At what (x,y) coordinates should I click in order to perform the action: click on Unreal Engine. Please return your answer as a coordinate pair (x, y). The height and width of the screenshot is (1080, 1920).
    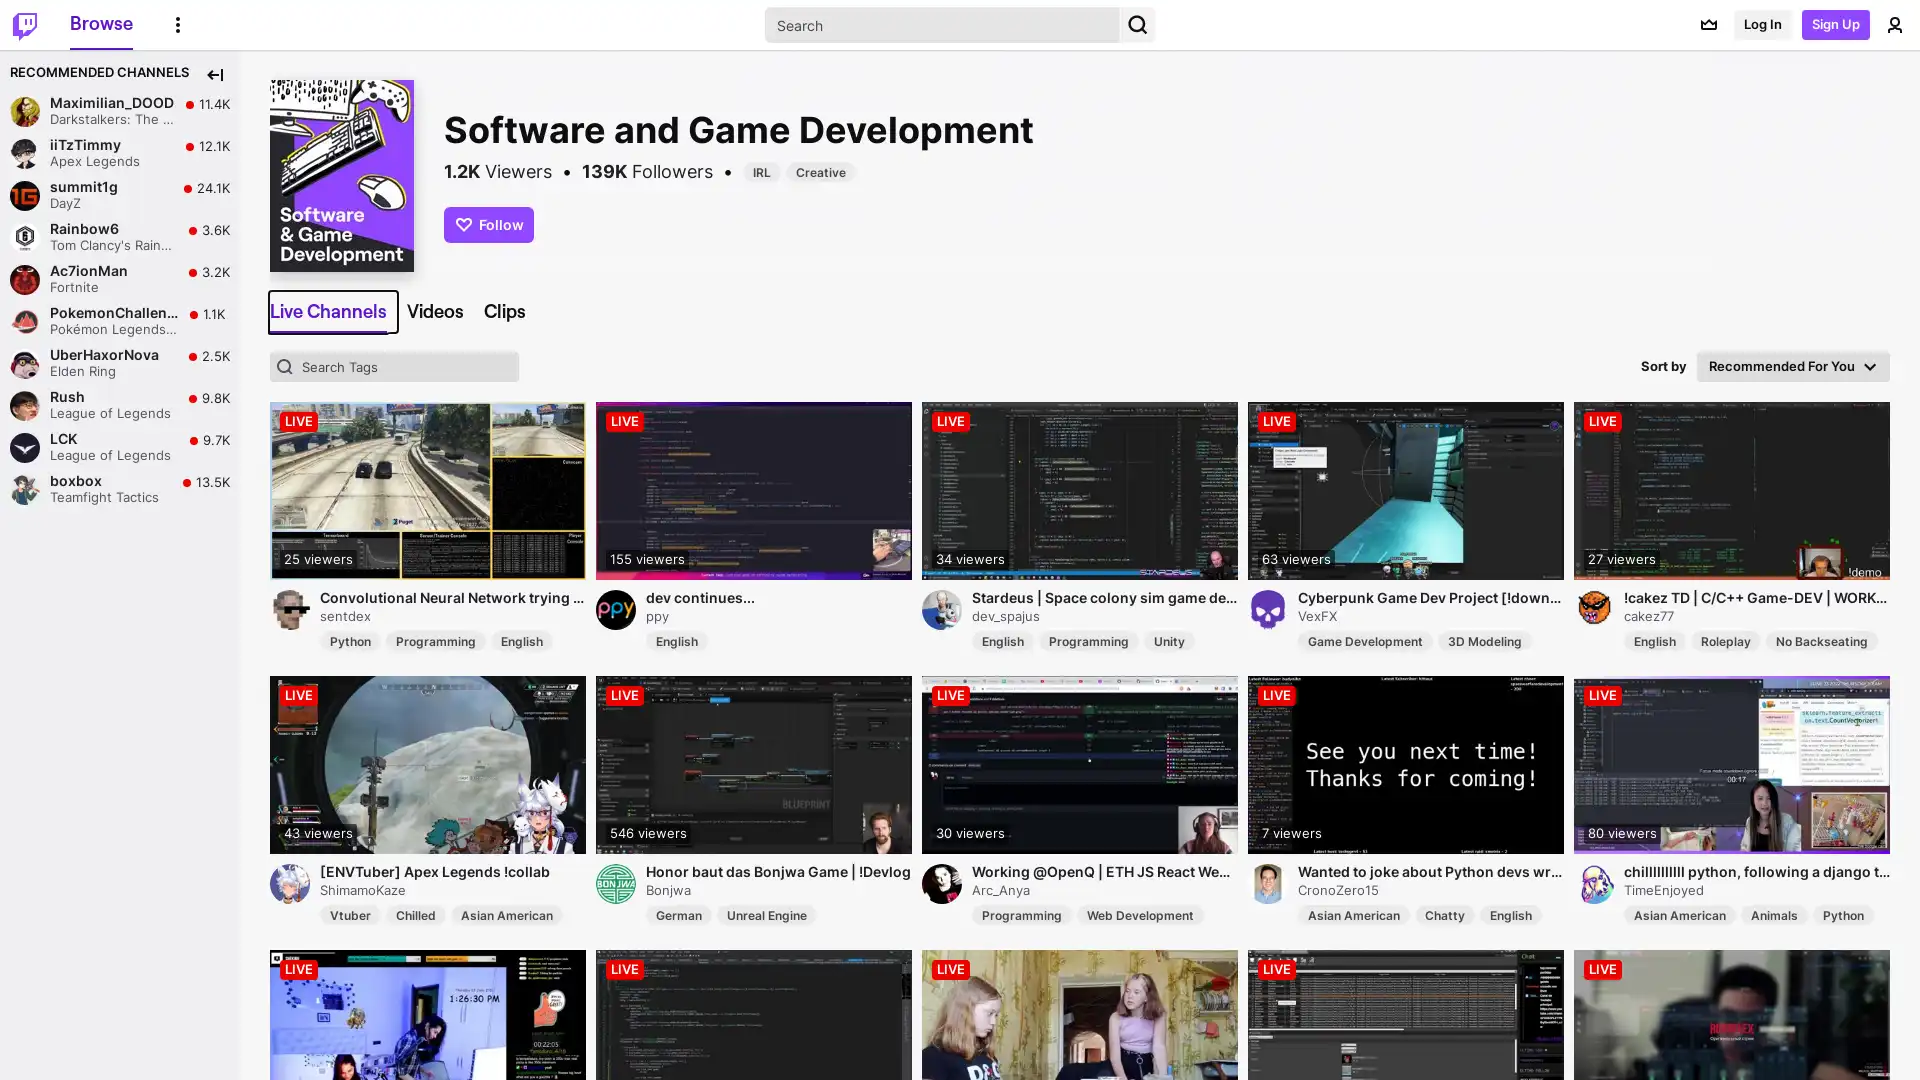
    Looking at the image, I should click on (766, 914).